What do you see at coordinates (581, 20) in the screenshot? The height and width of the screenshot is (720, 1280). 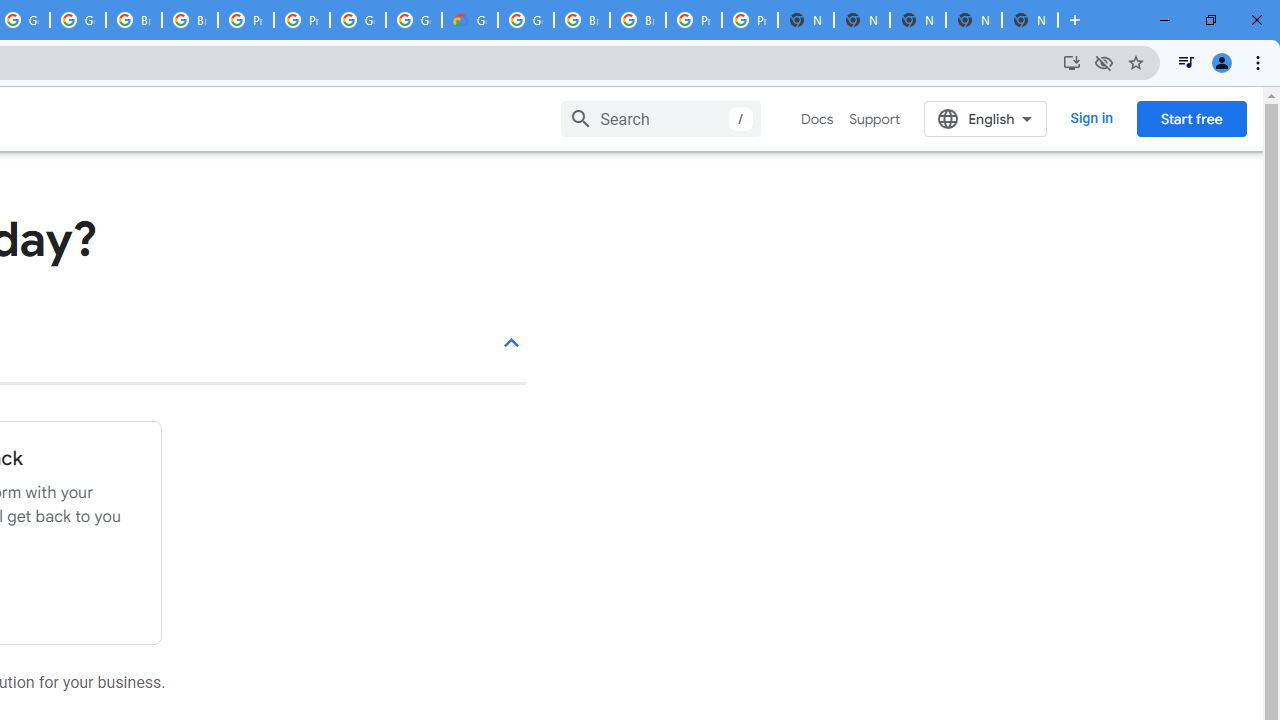 I see `'Browse Chrome as a guest - Computer - Google Chrome Help'` at bounding box center [581, 20].